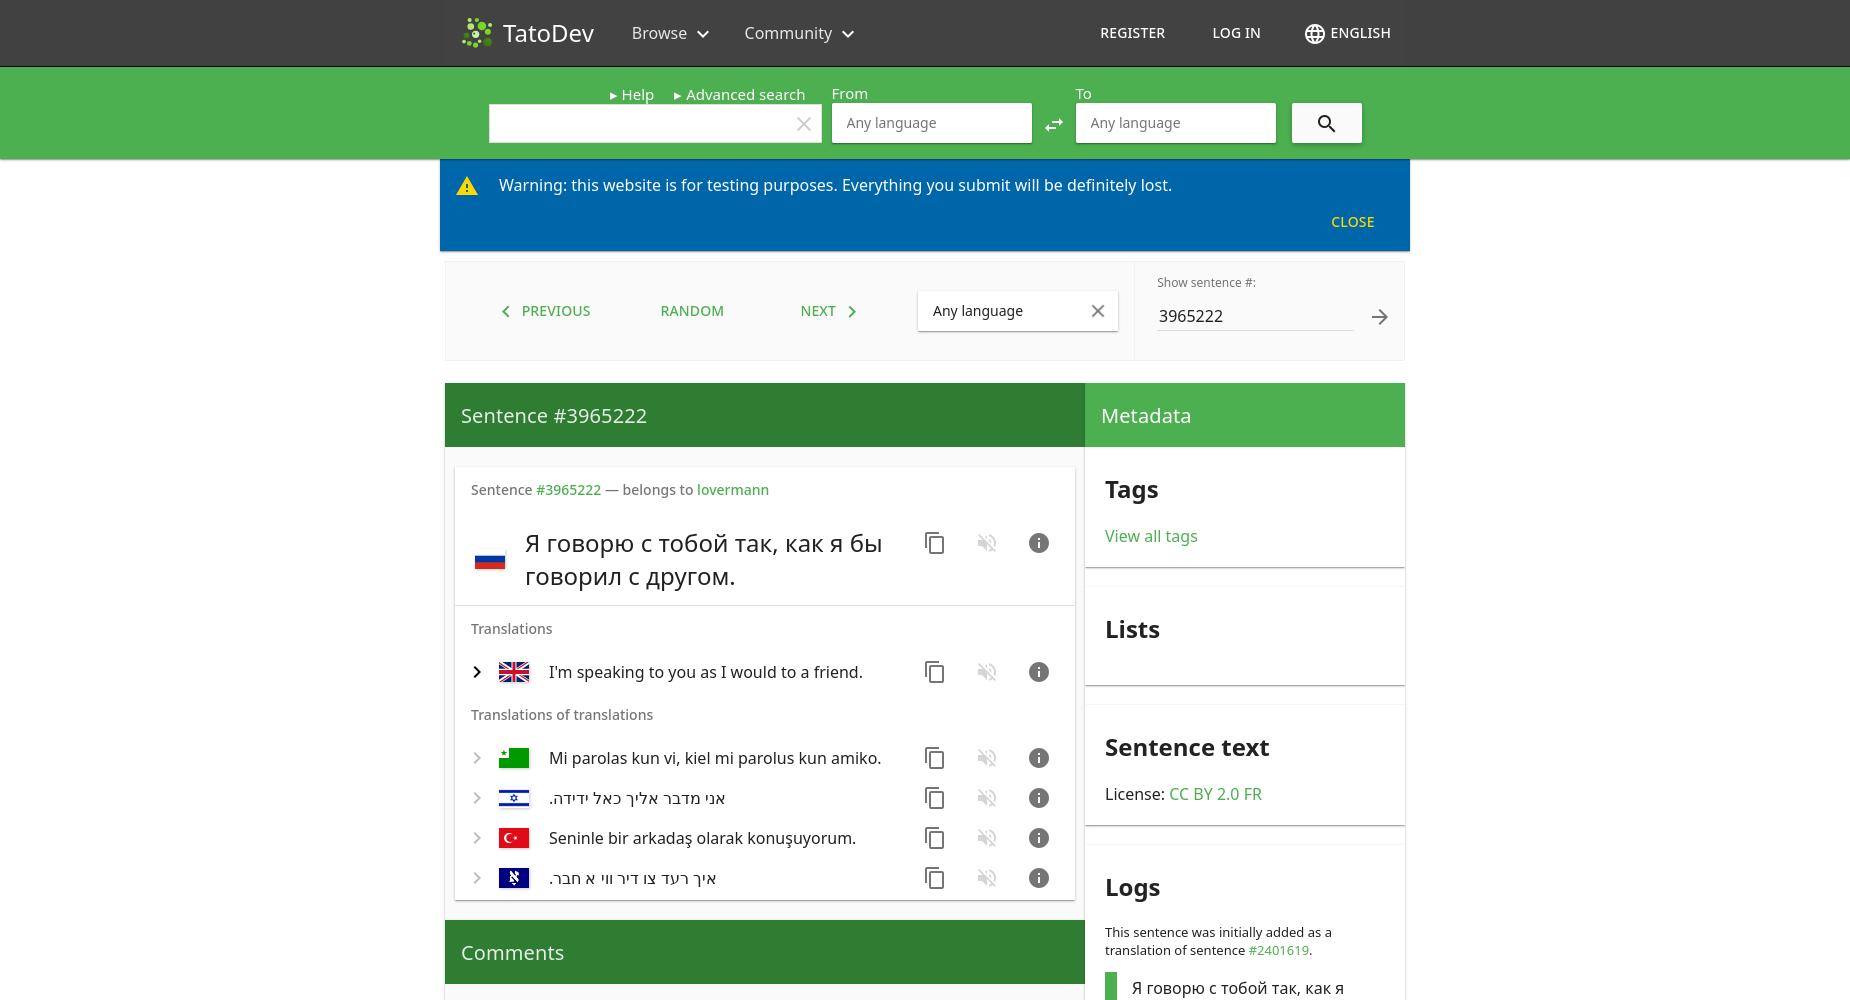  Describe the element at coordinates (568, 488) in the screenshot. I see `'#3965222'` at that location.